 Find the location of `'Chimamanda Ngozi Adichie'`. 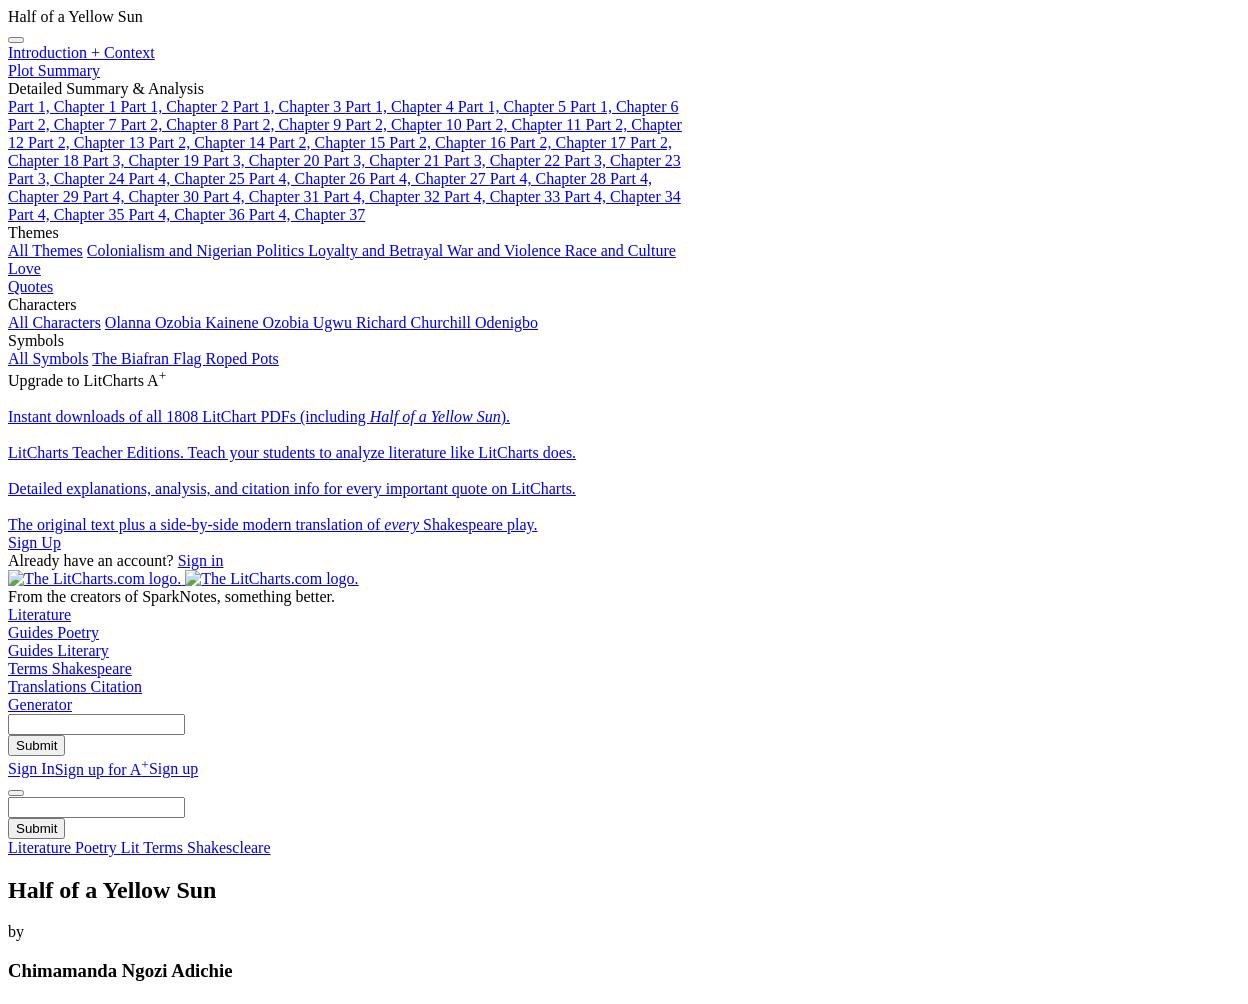

'Chimamanda Ngozi Adichie' is located at coordinates (7, 969).